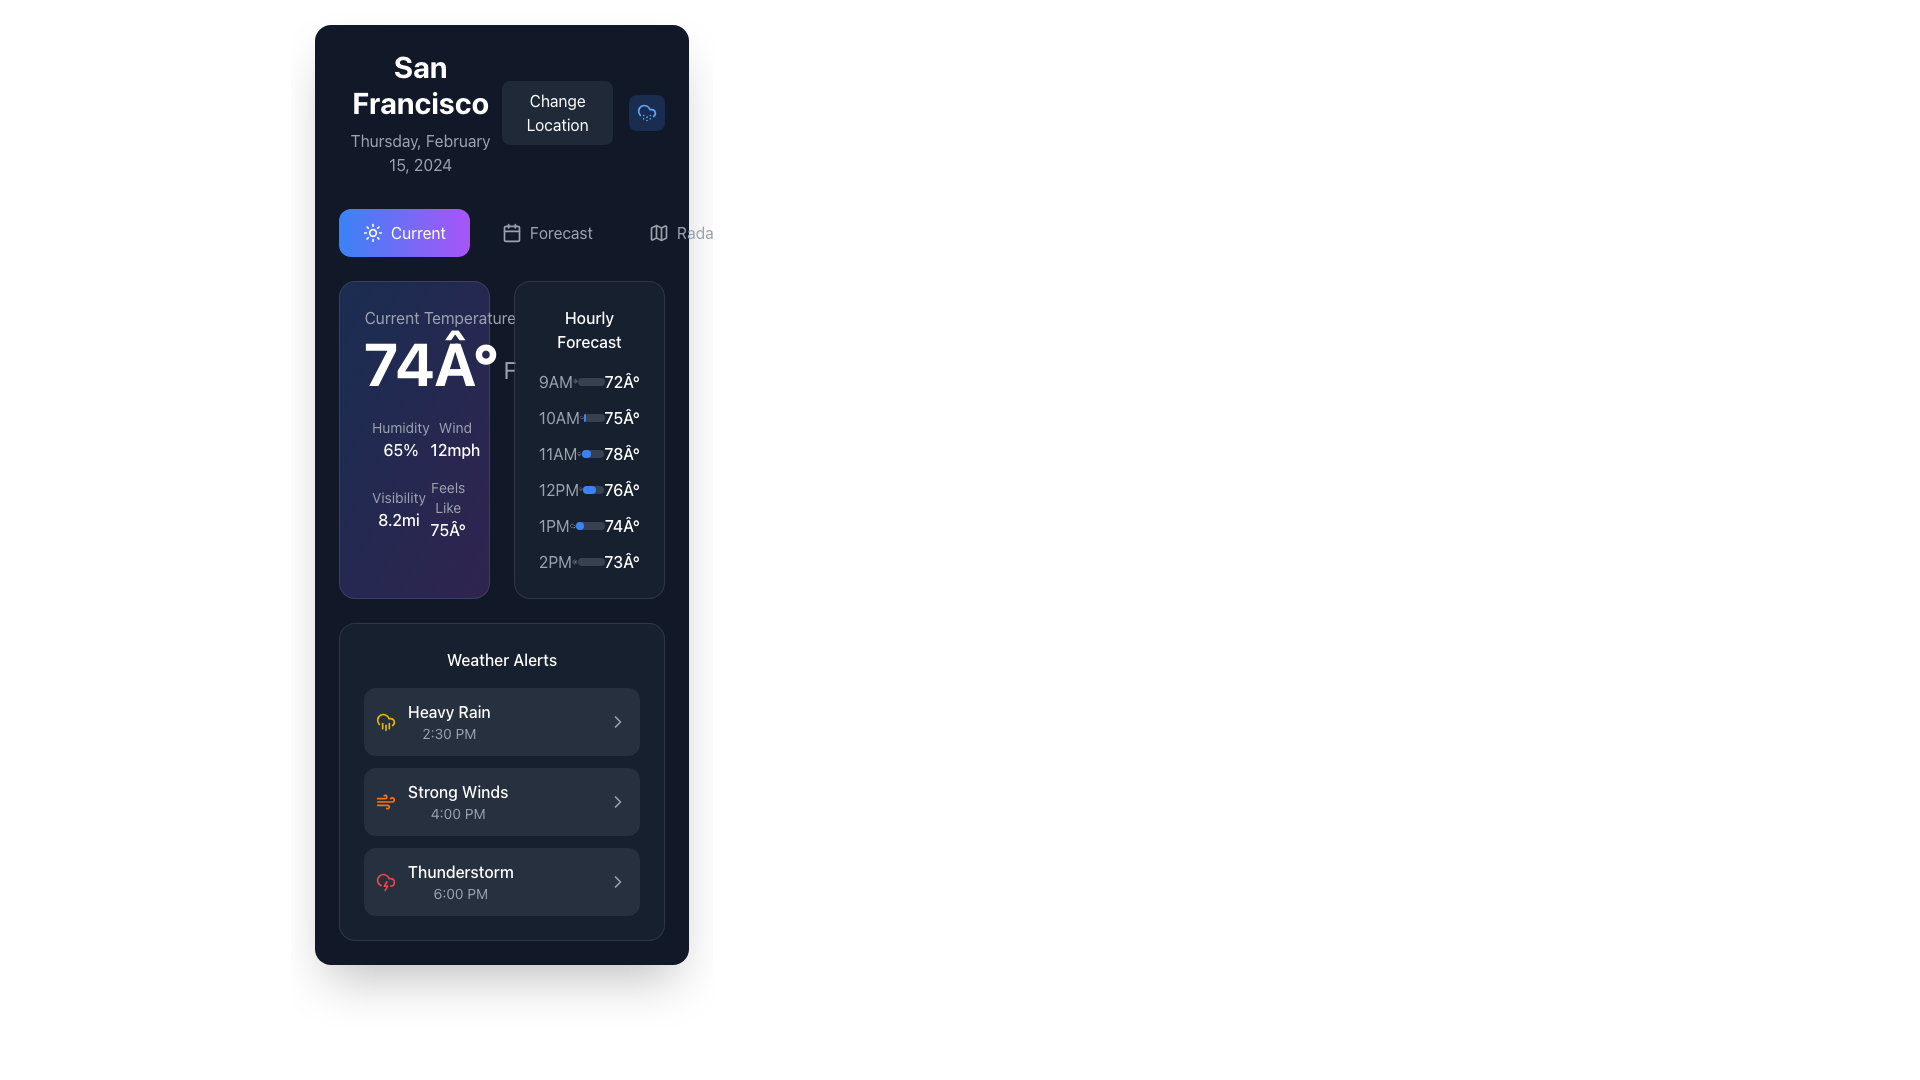 The image size is (1920, 1080). I want to click on the Text Label Pair displaying wind speed, which consists of 'Wind' in gray above and '12mph' in white below, located in the bottom-left side of the weather details card, so click(454, 438).